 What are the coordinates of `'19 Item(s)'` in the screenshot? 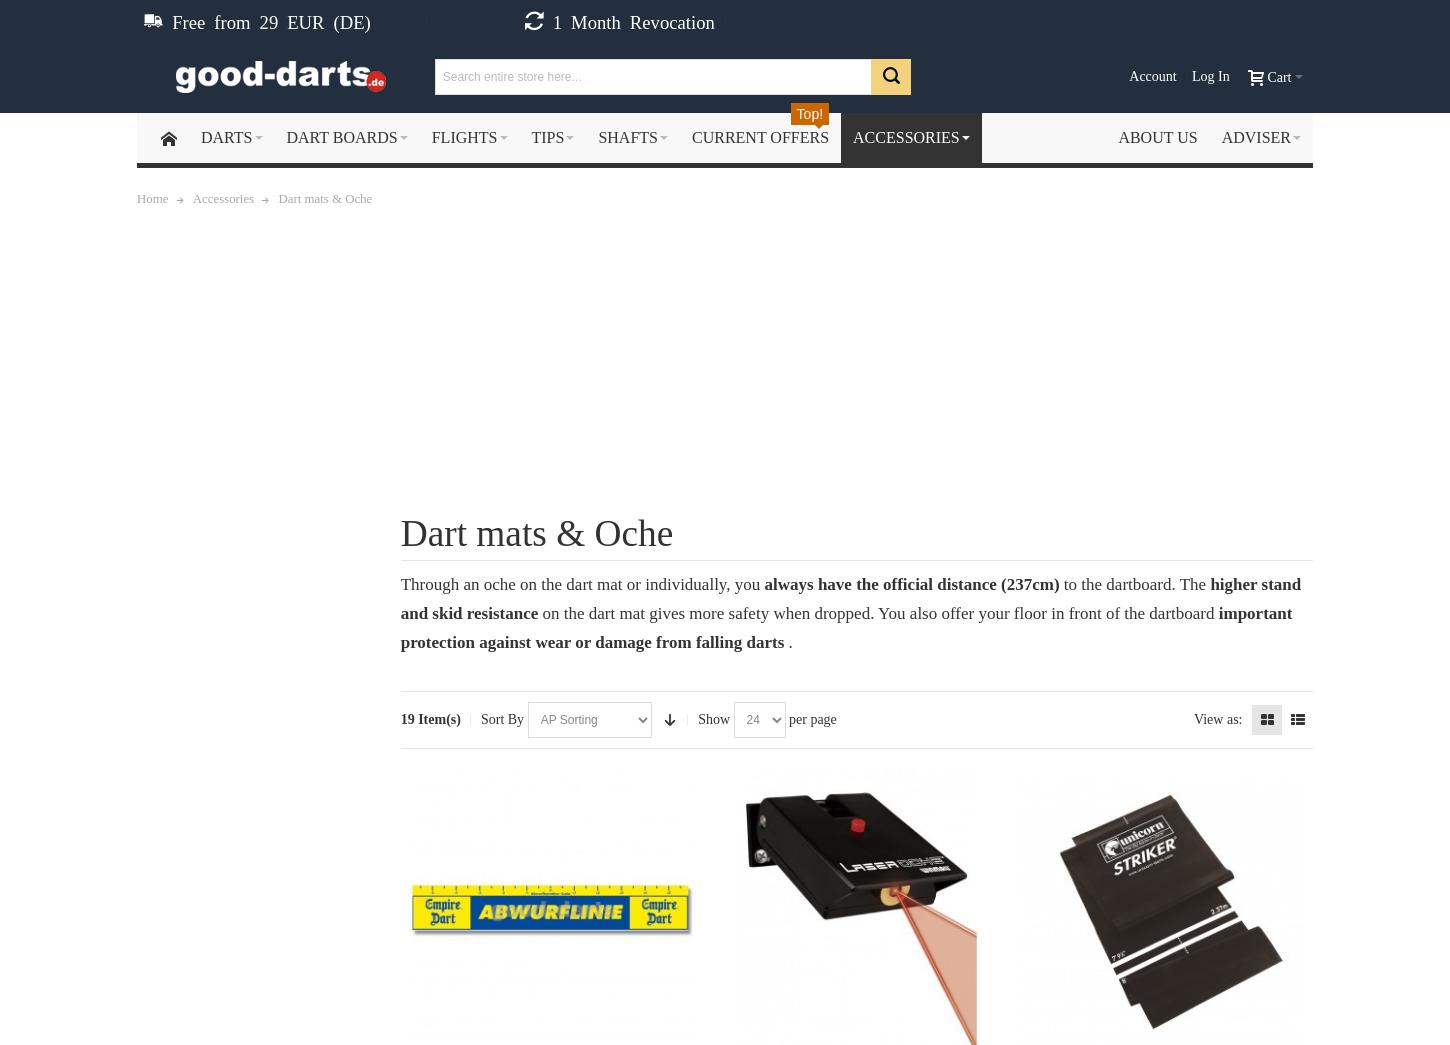 It's located at (429, 717).